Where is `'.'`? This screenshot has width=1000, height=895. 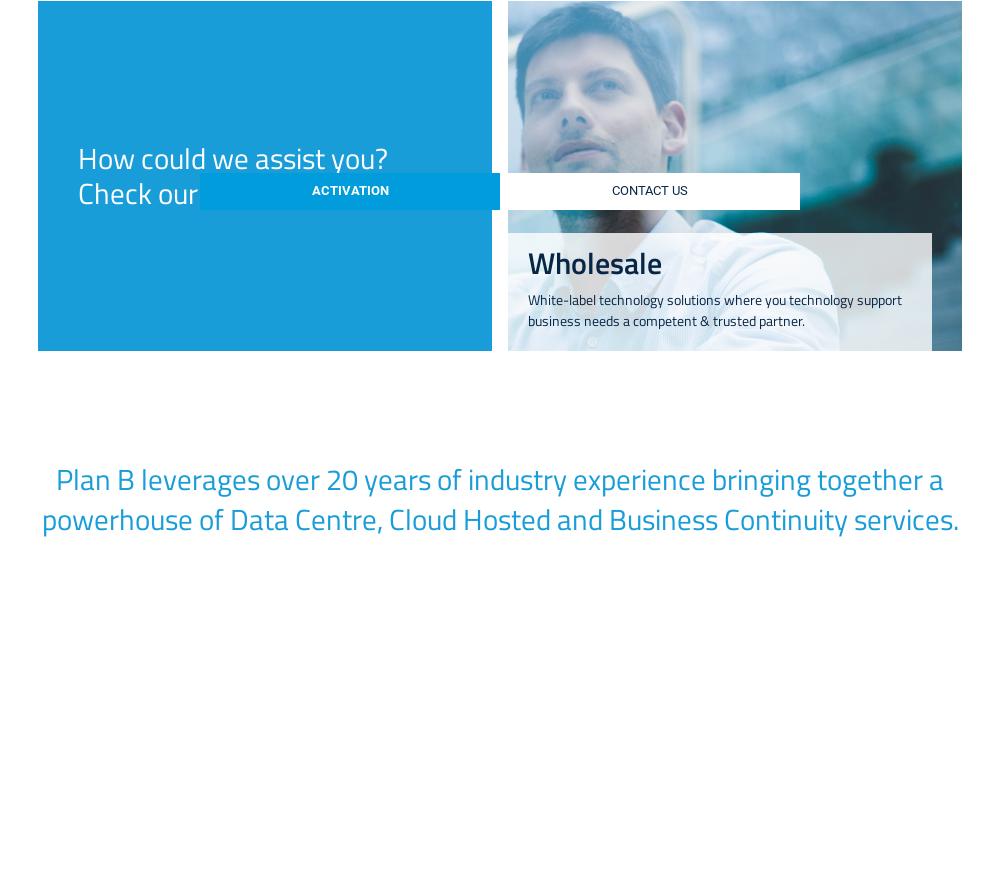
'.' is located at coordinates (688, 474).